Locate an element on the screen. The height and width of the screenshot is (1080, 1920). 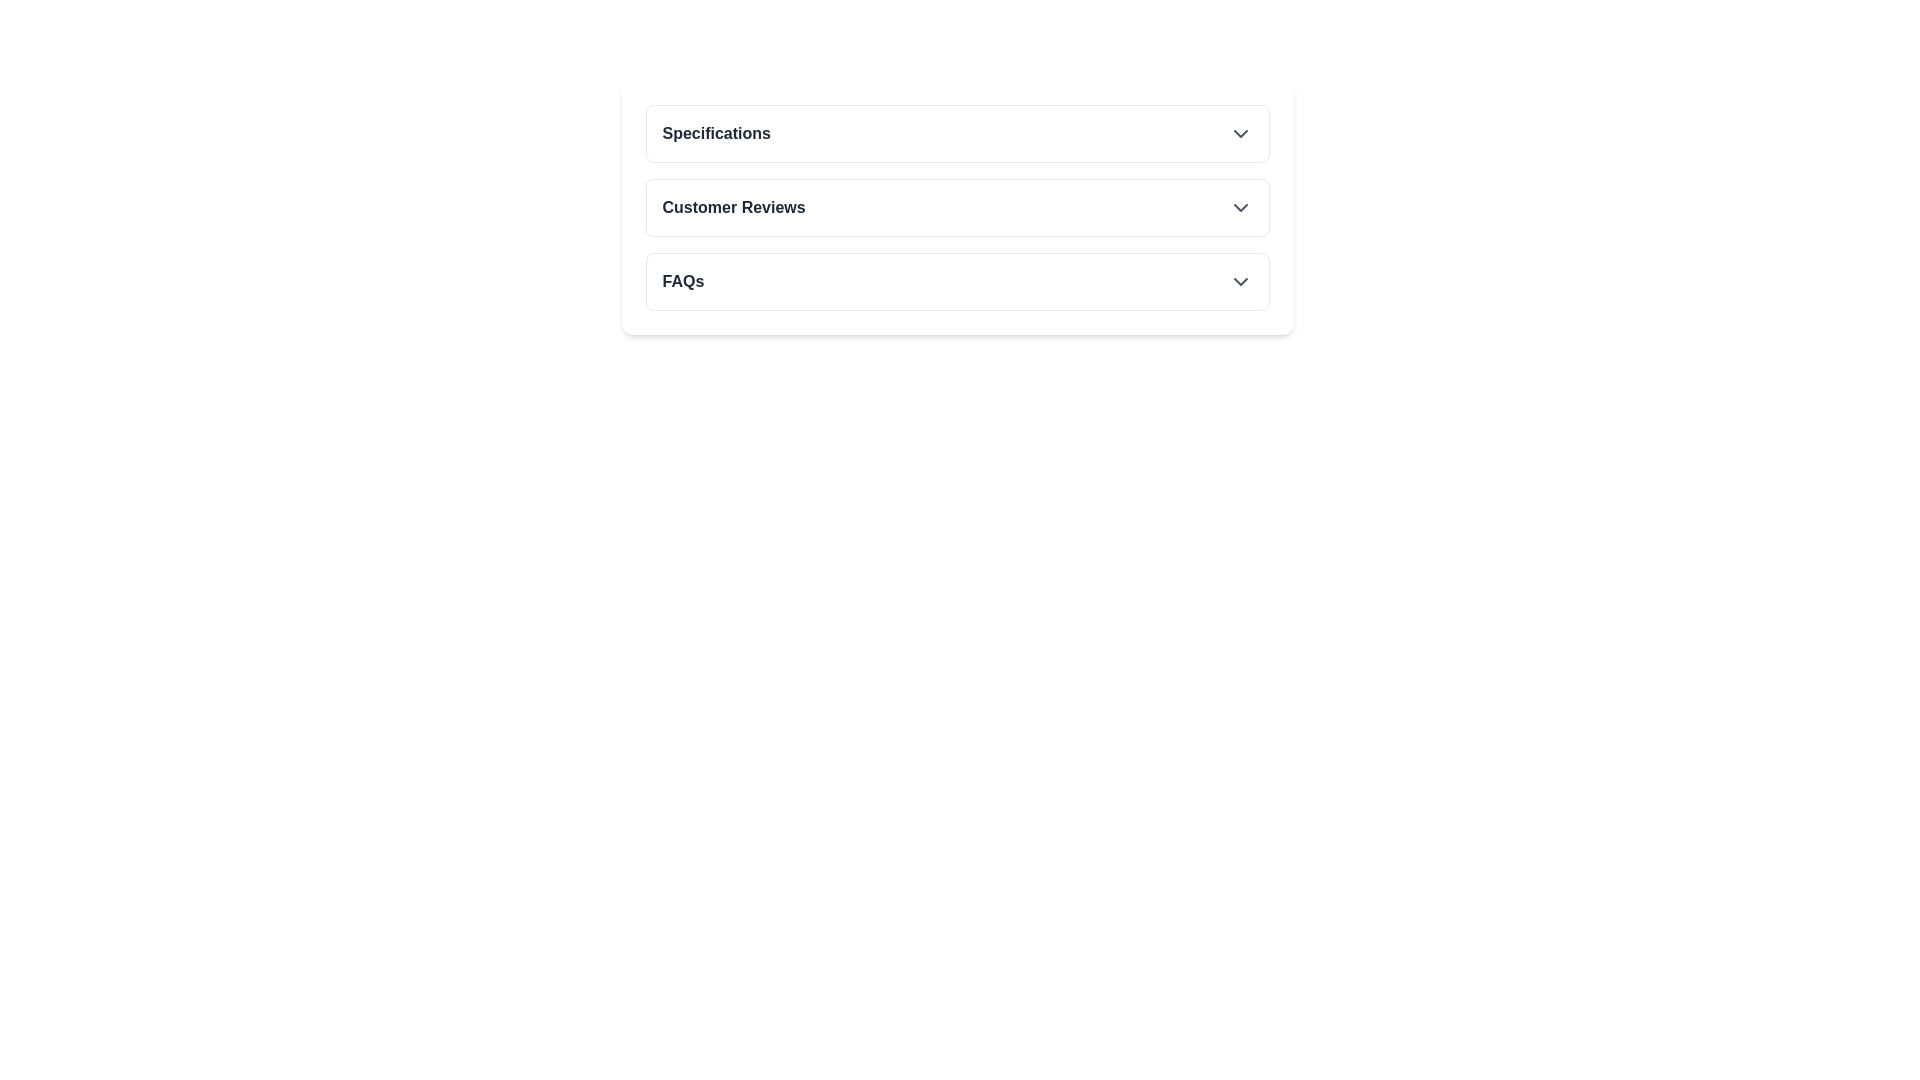
the dropdown toggle icon located on the far right of the 'Specifications' title bar is located at coordinates (1239, 134).